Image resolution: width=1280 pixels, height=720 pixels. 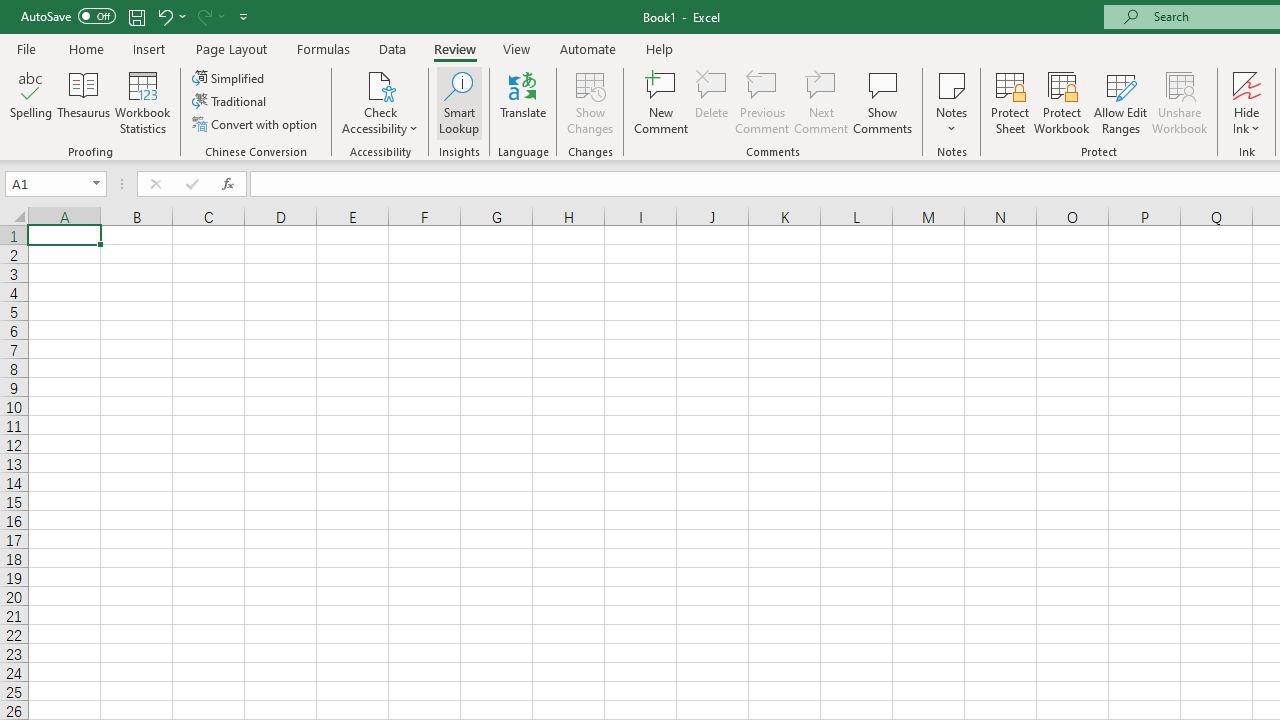 What do you see at coordinates (1120, 103) in the screenshot?
I see `'Allow Edit Ranges'` at bounding box center [1120, 103].